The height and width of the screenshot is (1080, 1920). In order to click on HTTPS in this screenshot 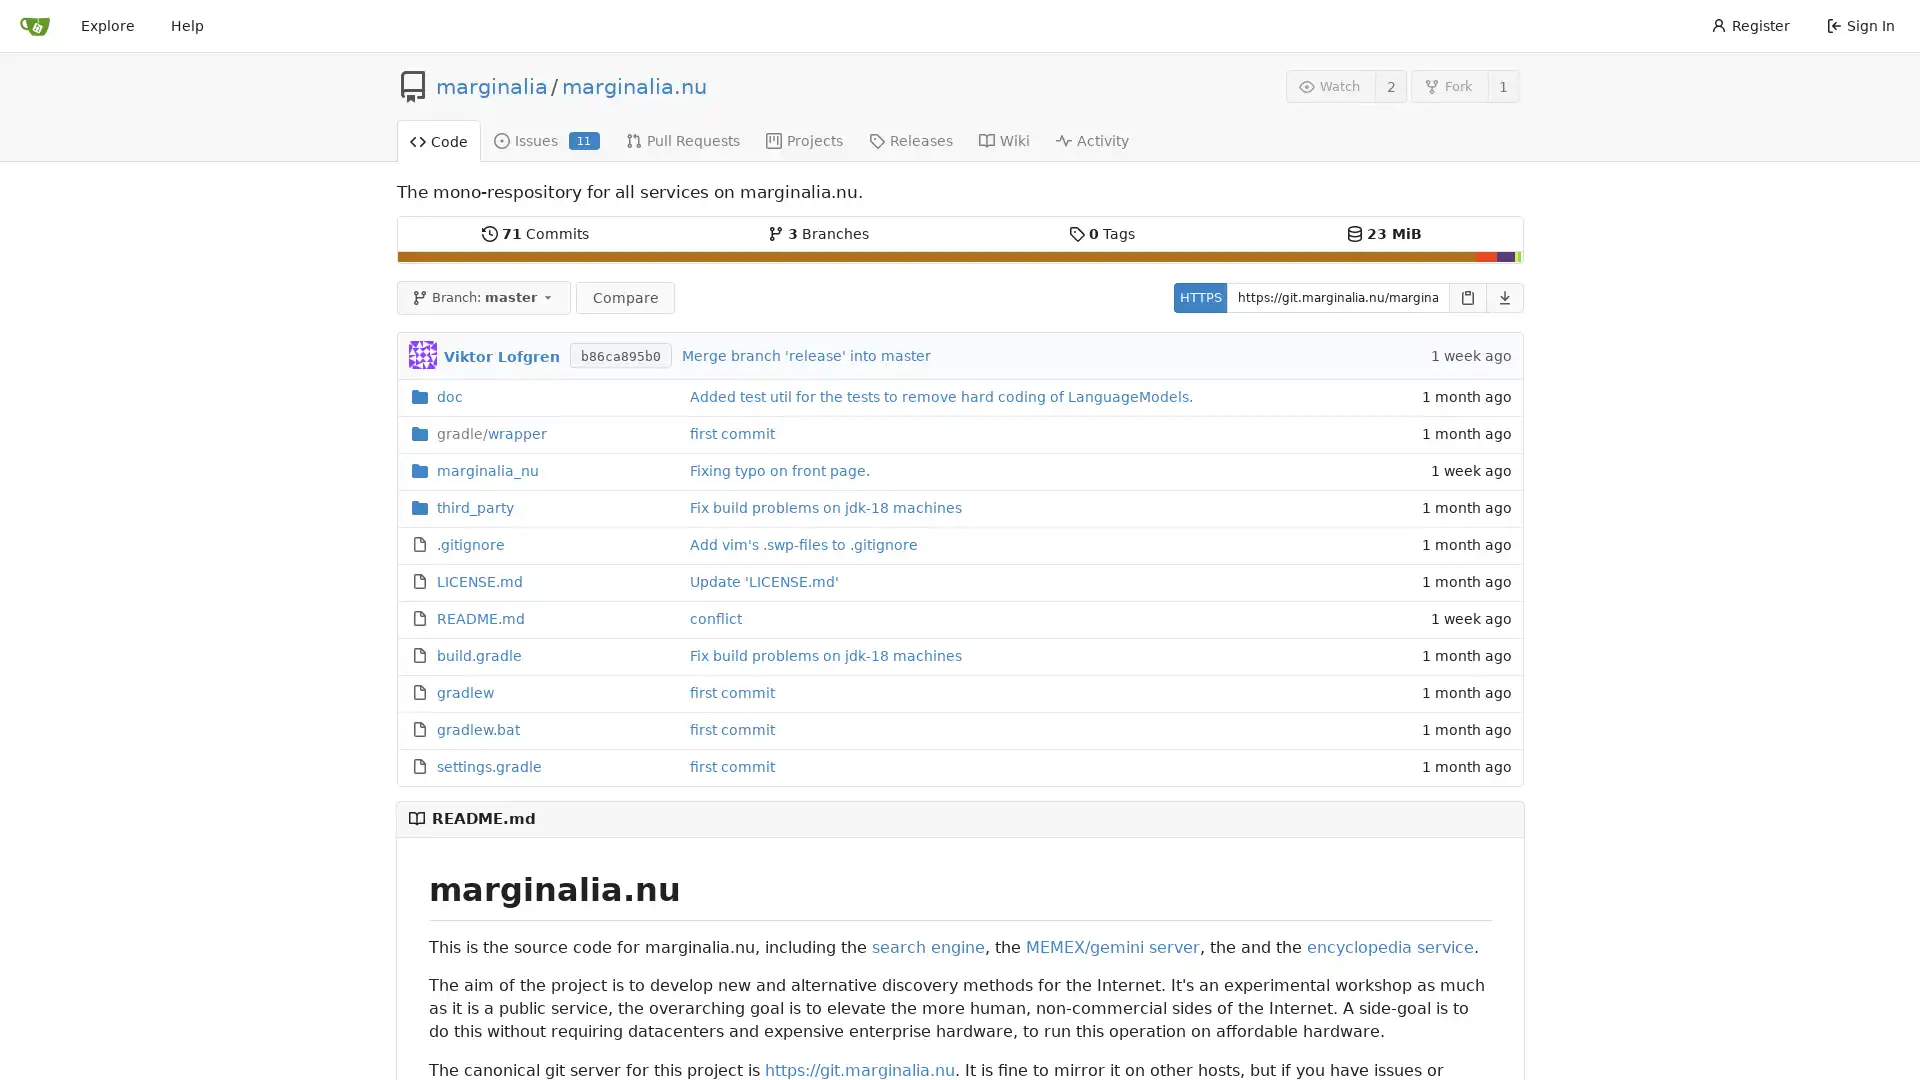, I will do `click(1199, 297)`.